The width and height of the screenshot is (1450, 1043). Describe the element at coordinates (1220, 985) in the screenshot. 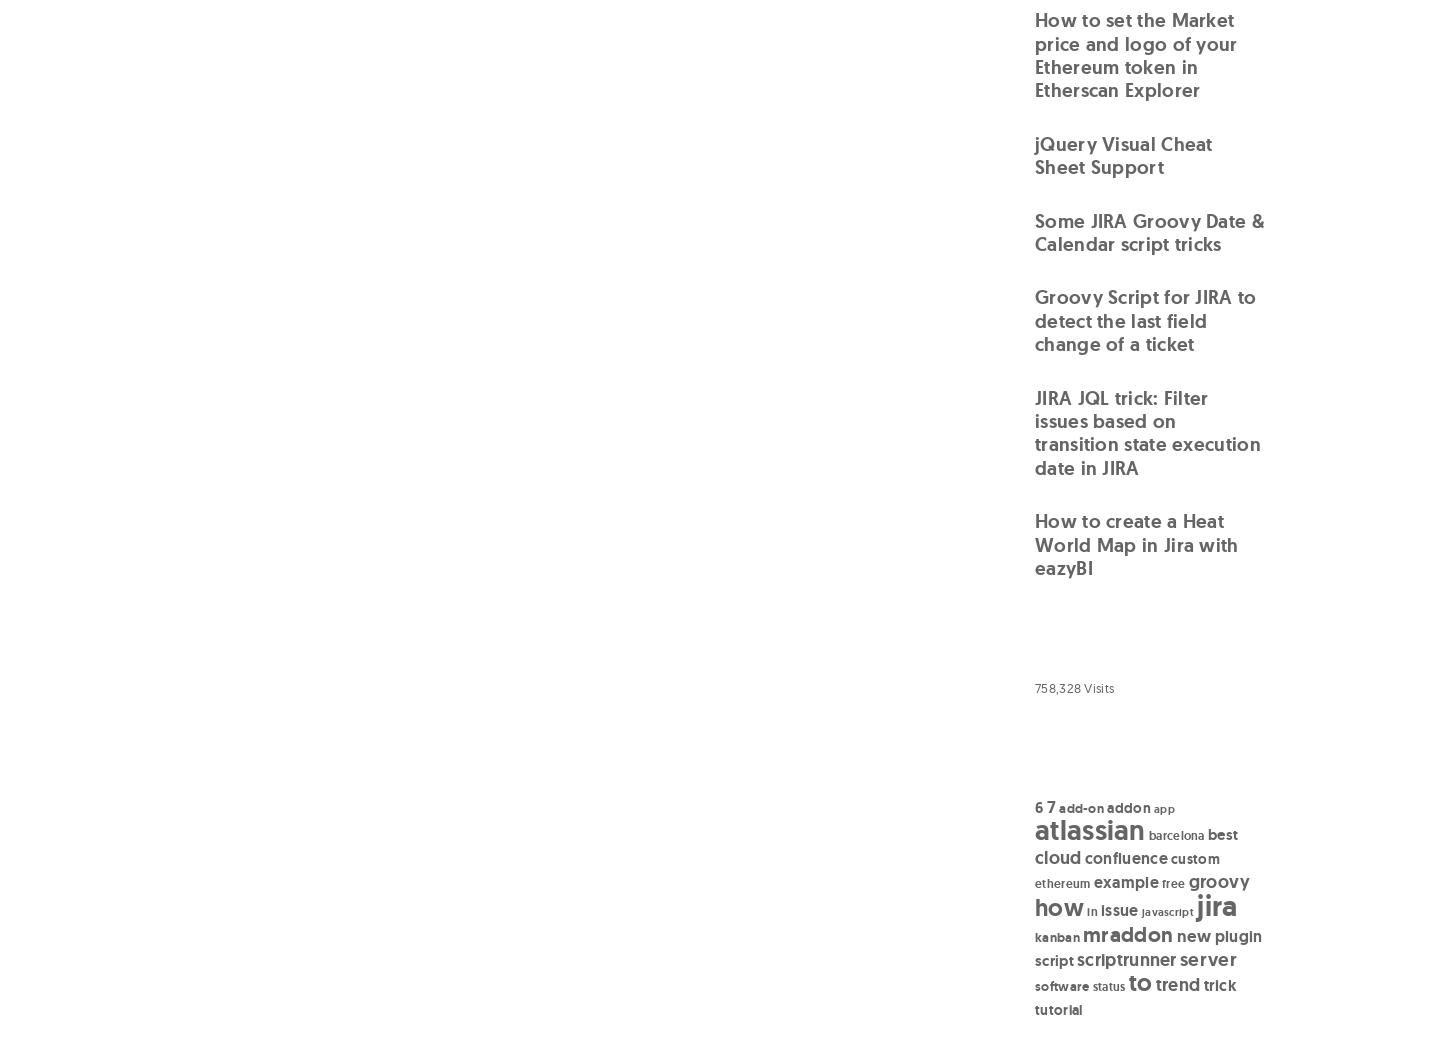

I see `'trick'` at that location.